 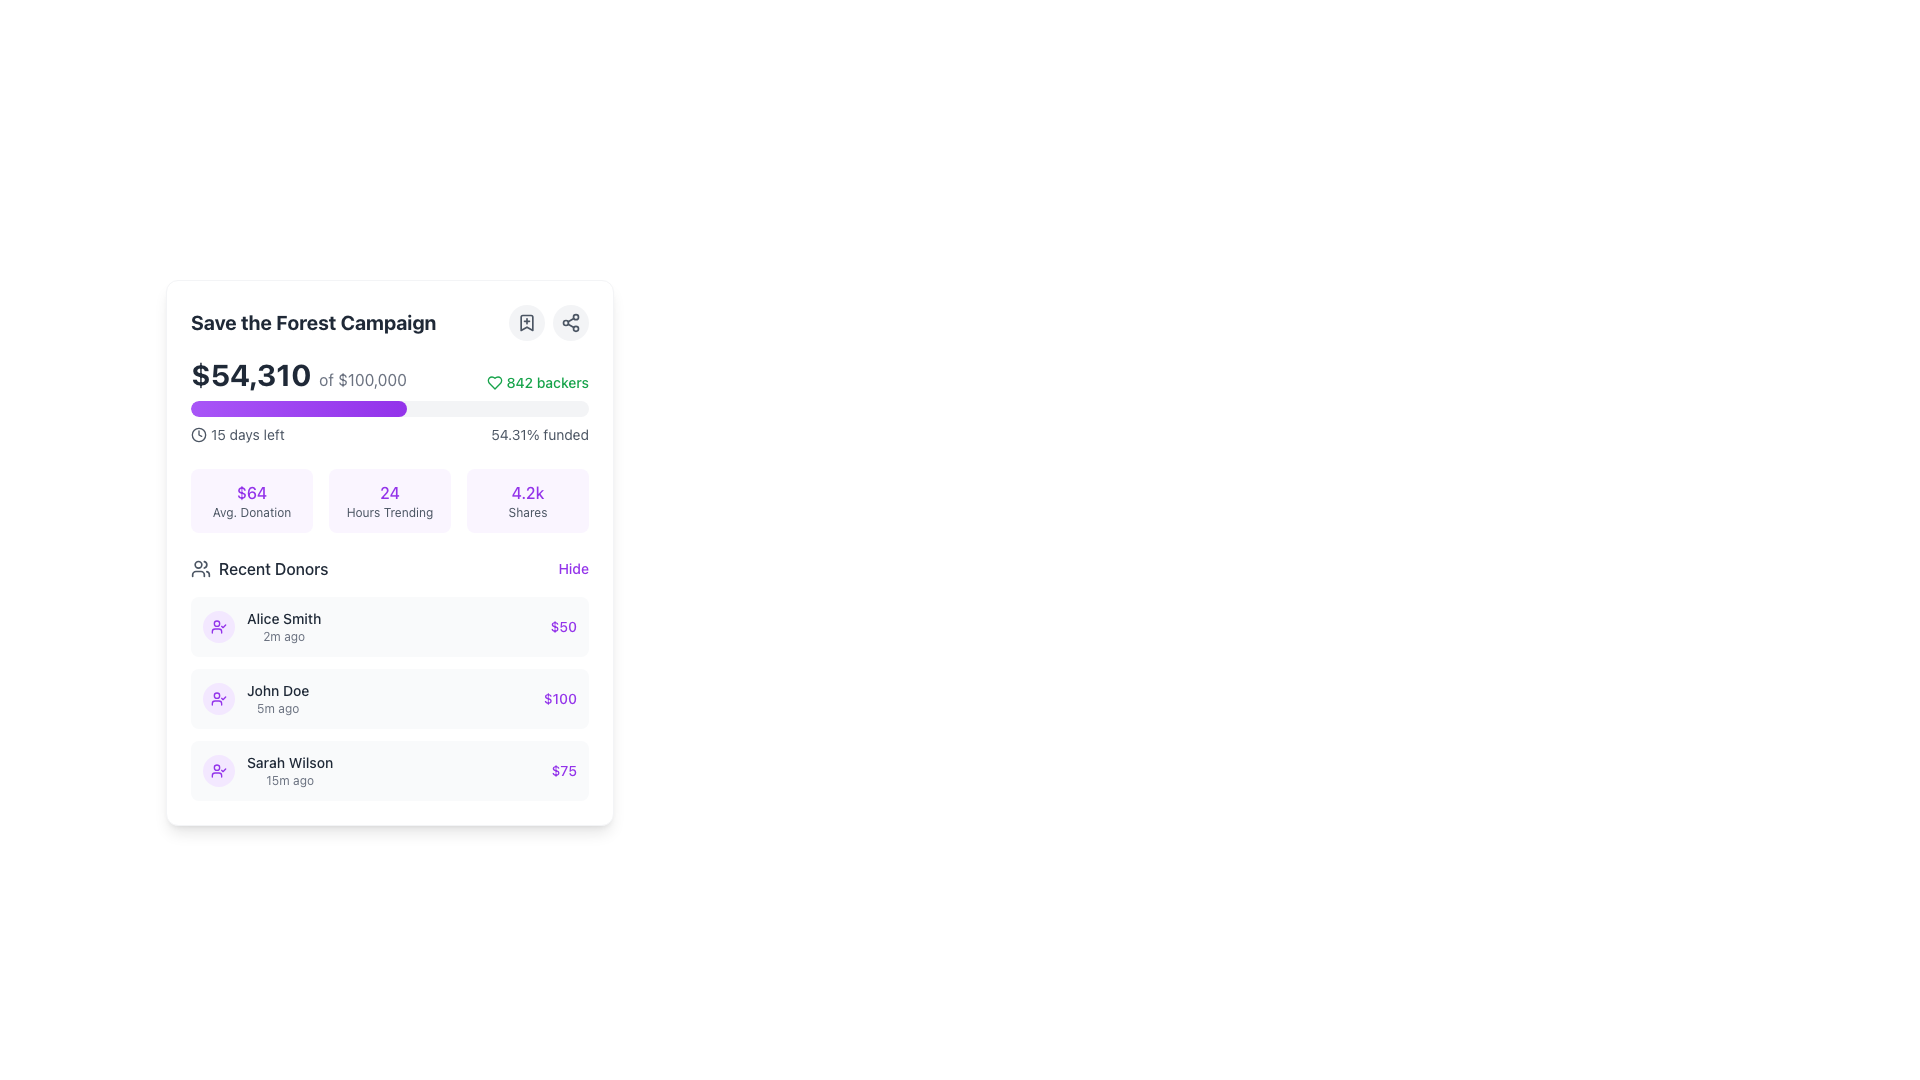 I want to click on the share icon button located, so click(x=570, y=322).